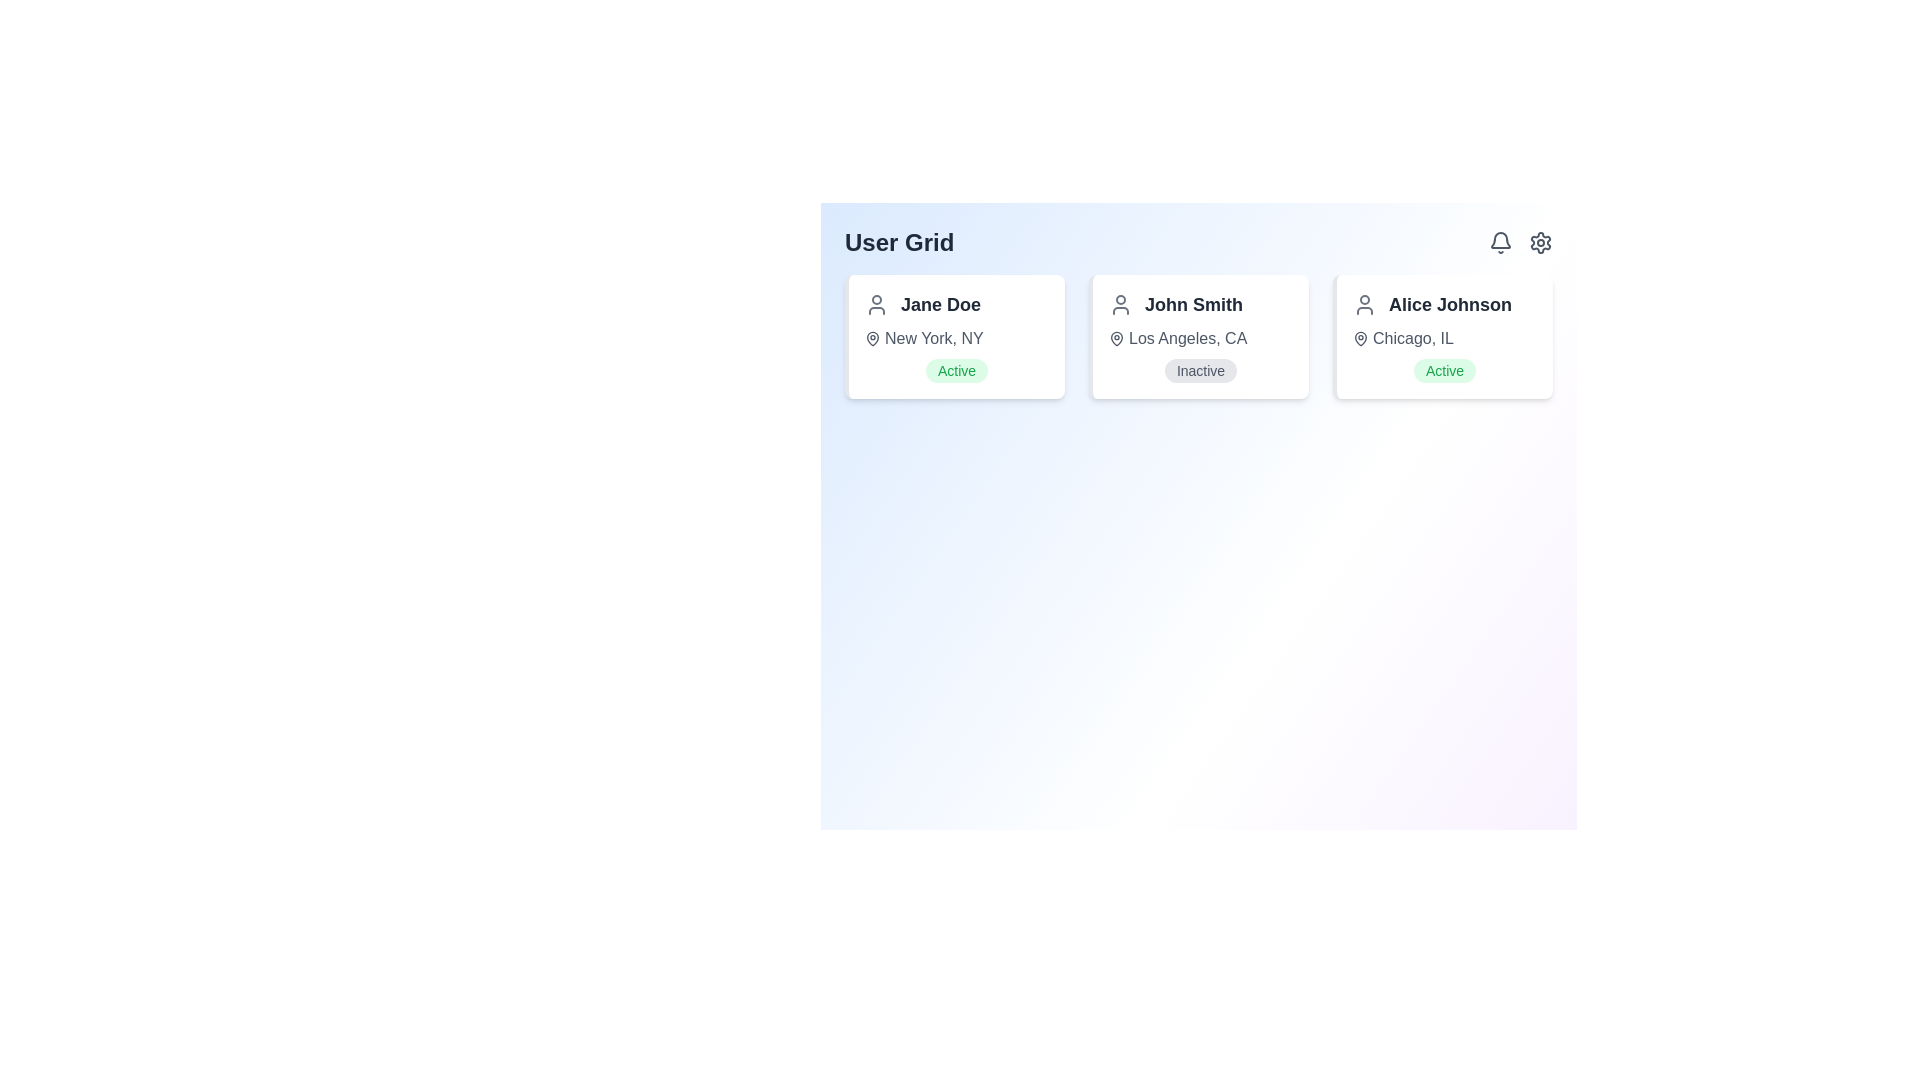  I want to click on the location pin icon indicating the location of 'Jane Doe' within her information card, positioned above the text 'New York, NY', so click(873, 337).